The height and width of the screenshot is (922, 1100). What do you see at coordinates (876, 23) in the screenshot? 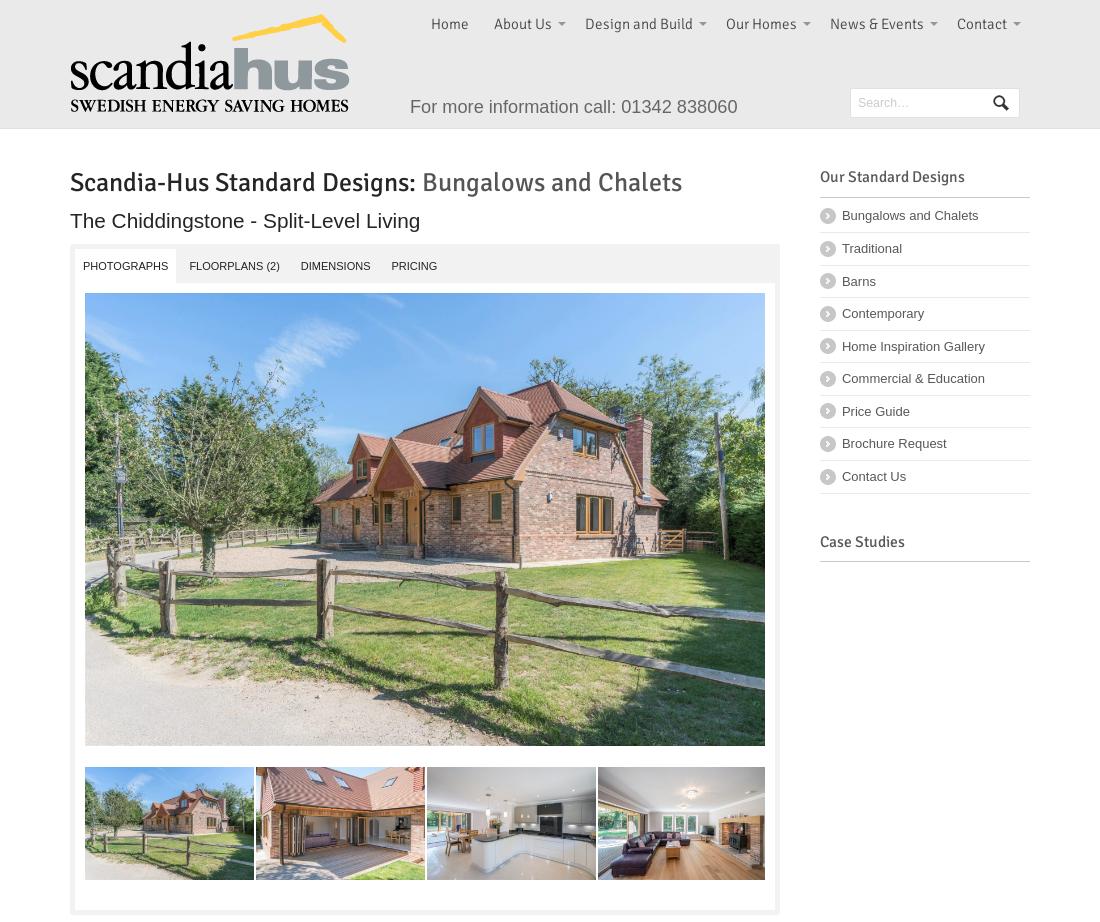
I see `'News & Events'` at bounding box center [876, 23].